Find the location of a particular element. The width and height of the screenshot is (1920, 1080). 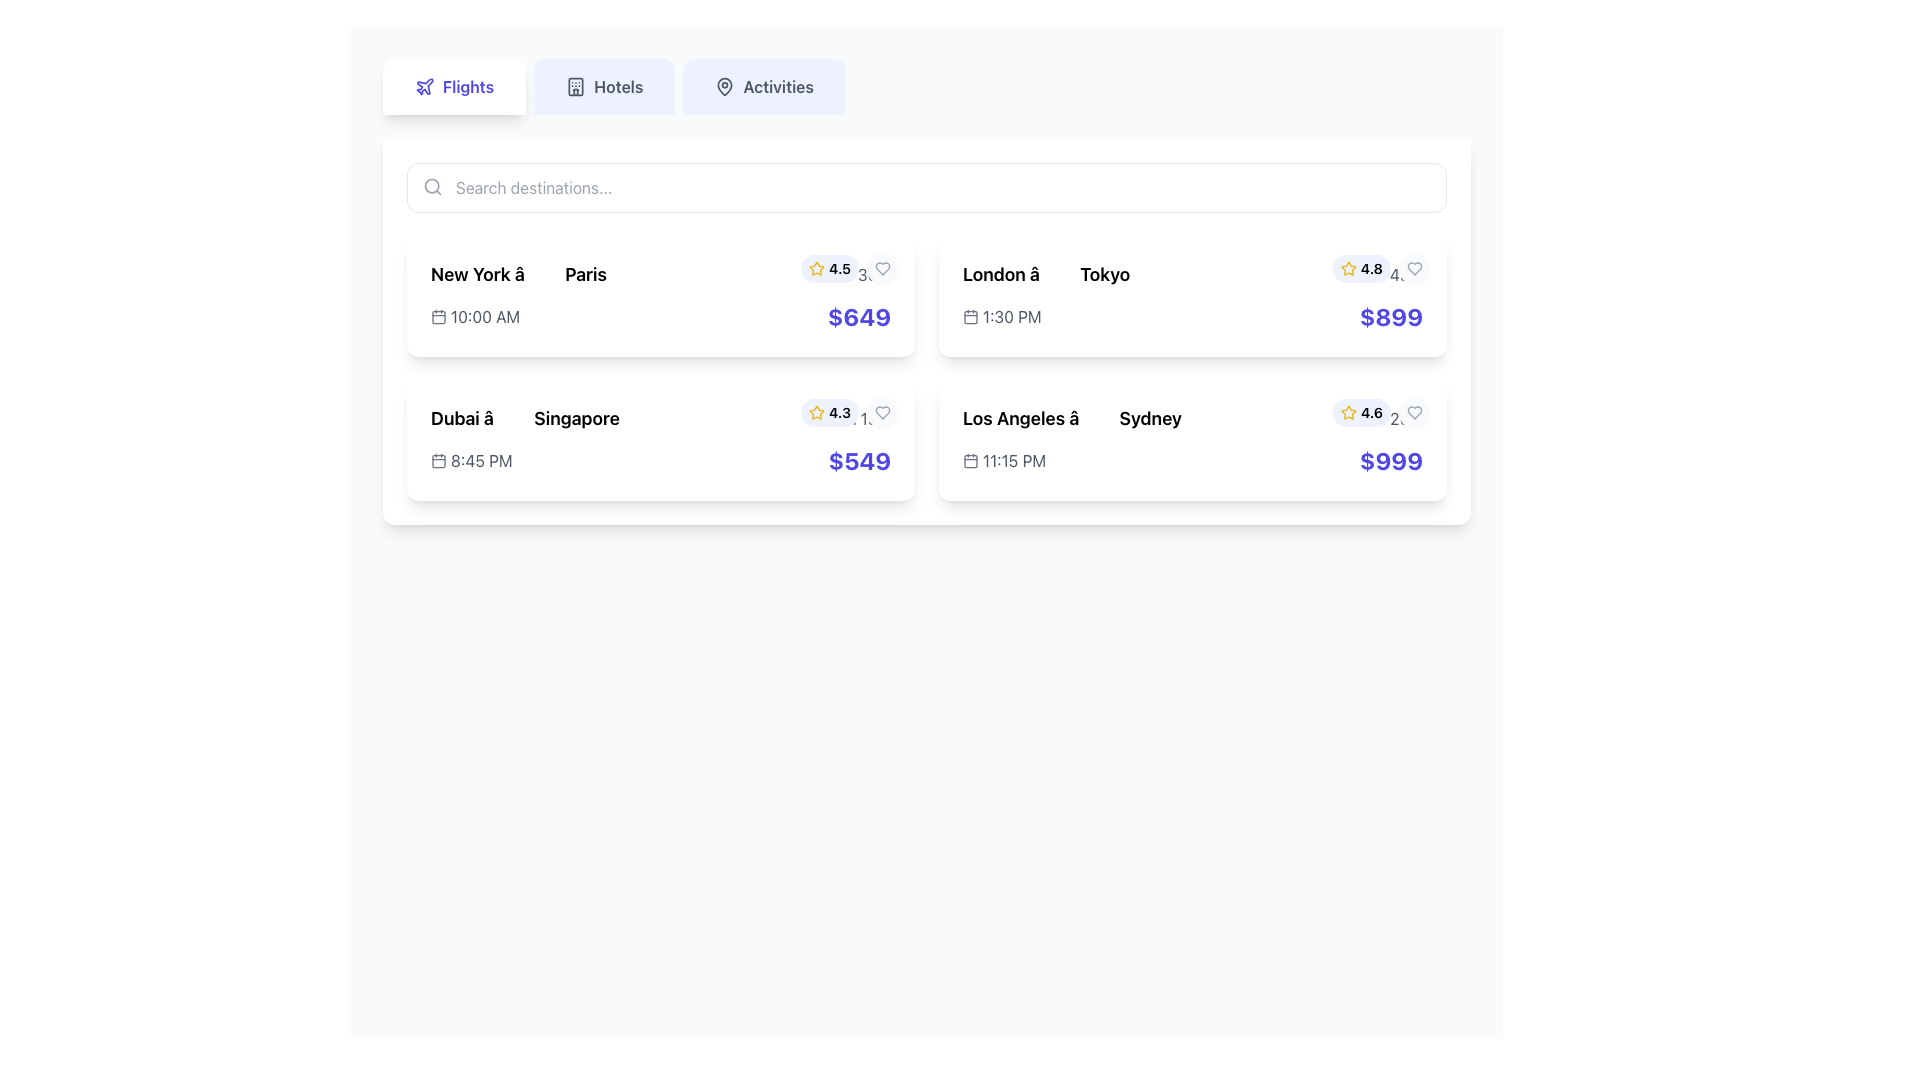

the central star icon in the second row of listings to interact with the rating system is located at coordinates (1348, 267).